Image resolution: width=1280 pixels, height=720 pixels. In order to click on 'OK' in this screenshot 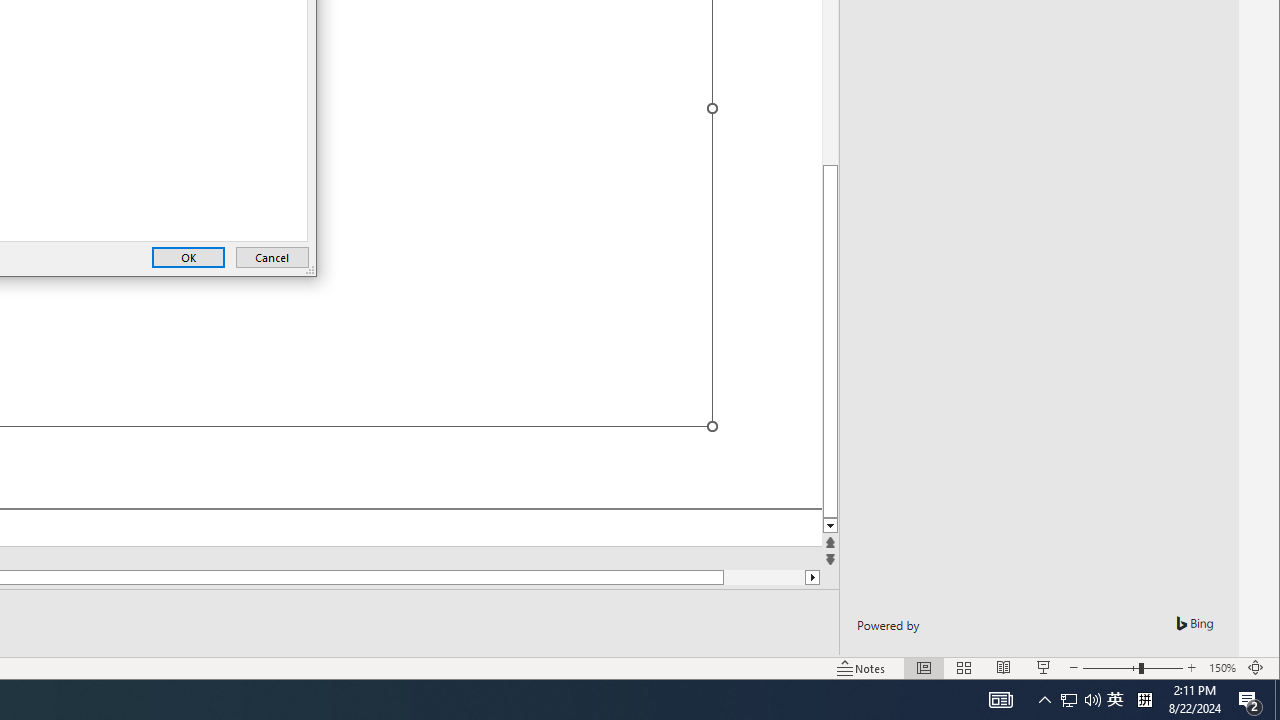, I will do `click(188, 256)`.